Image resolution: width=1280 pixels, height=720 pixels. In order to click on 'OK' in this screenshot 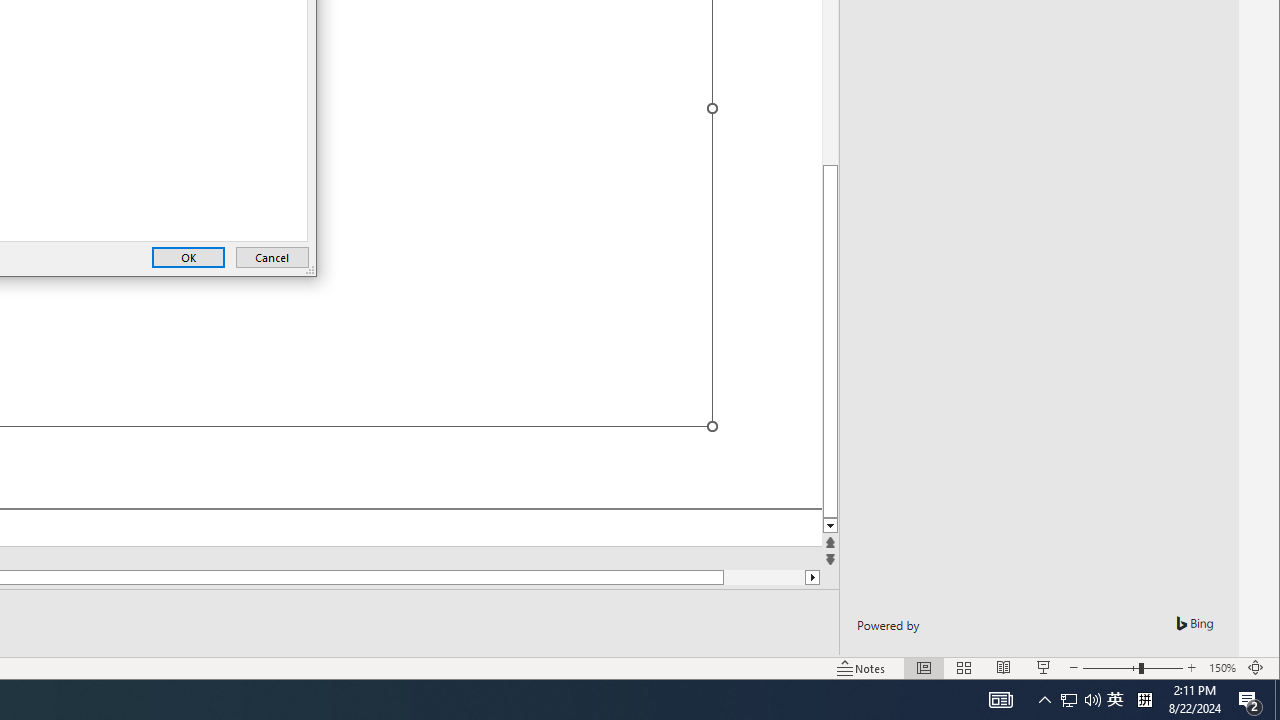, I will do `click(188, 256)`.